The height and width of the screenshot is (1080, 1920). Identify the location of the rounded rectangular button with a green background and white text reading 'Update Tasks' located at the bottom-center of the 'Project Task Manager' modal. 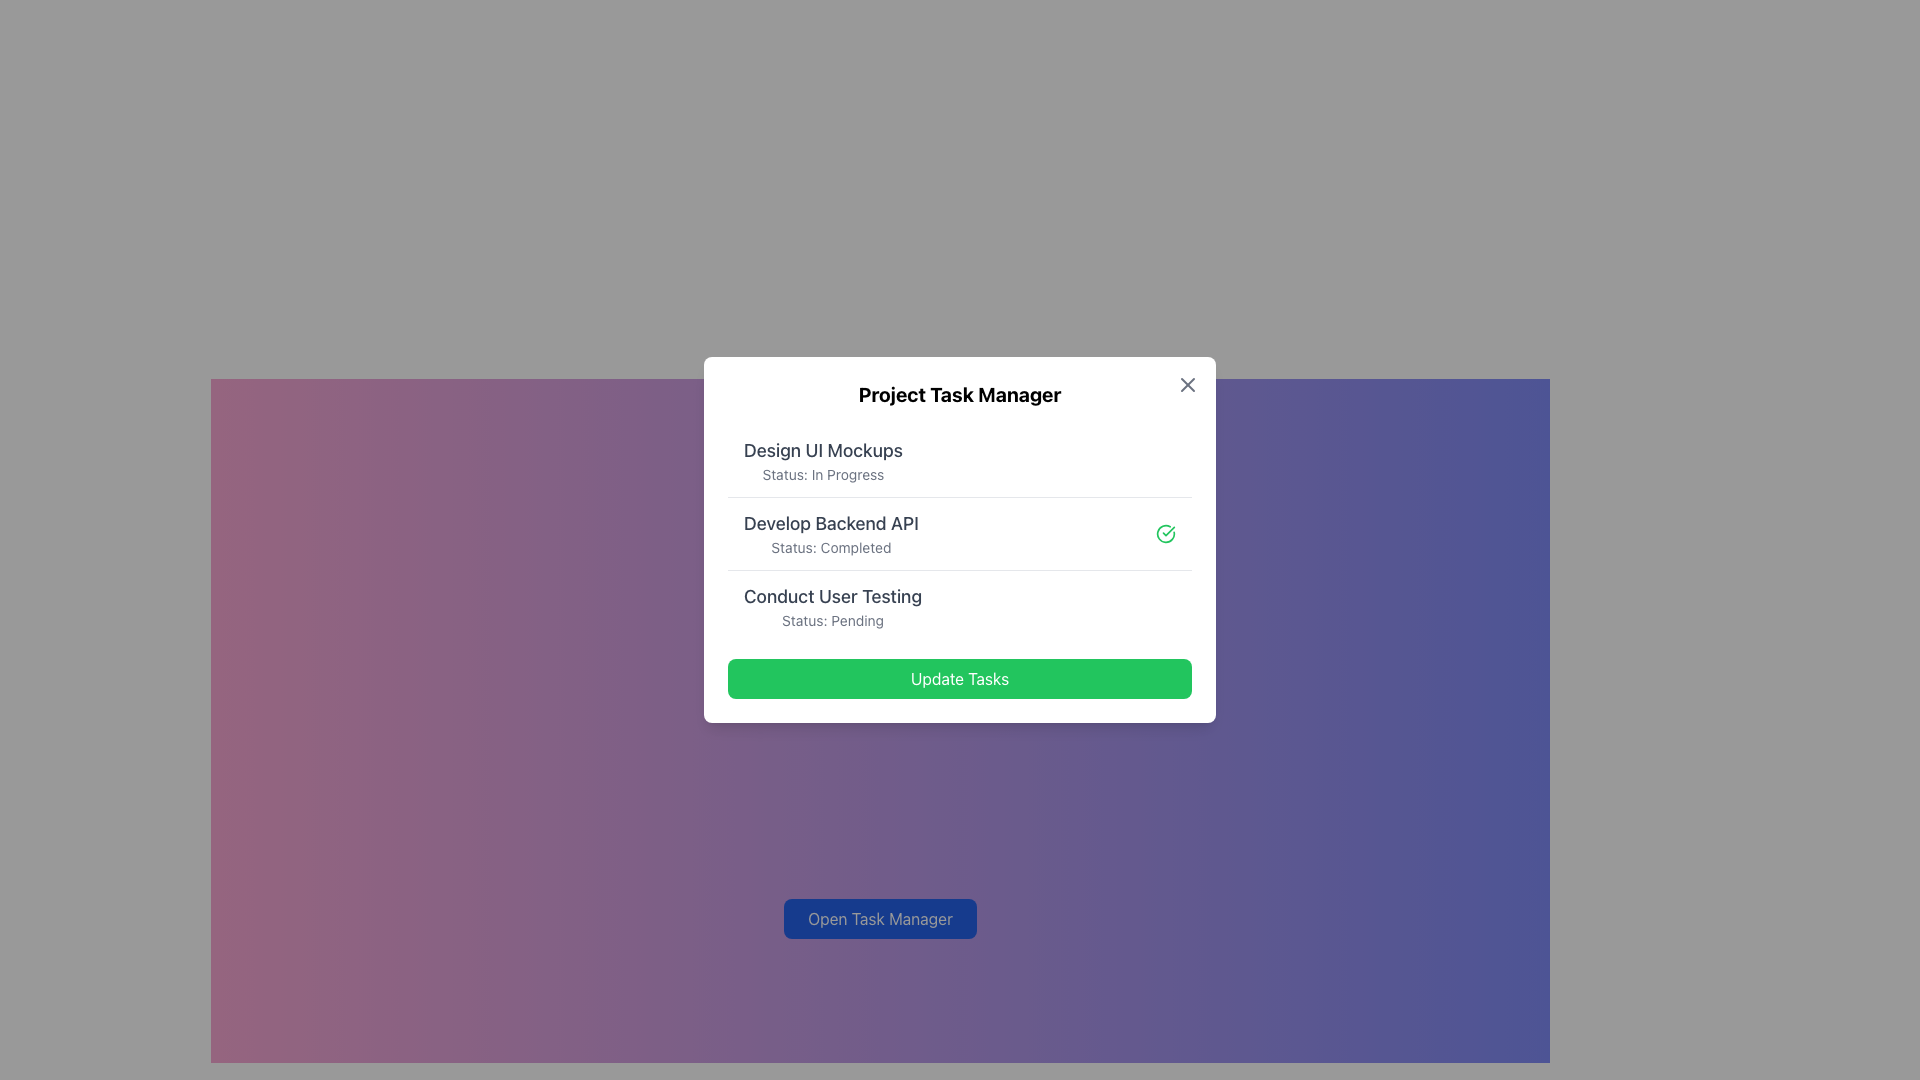
(960, 677).